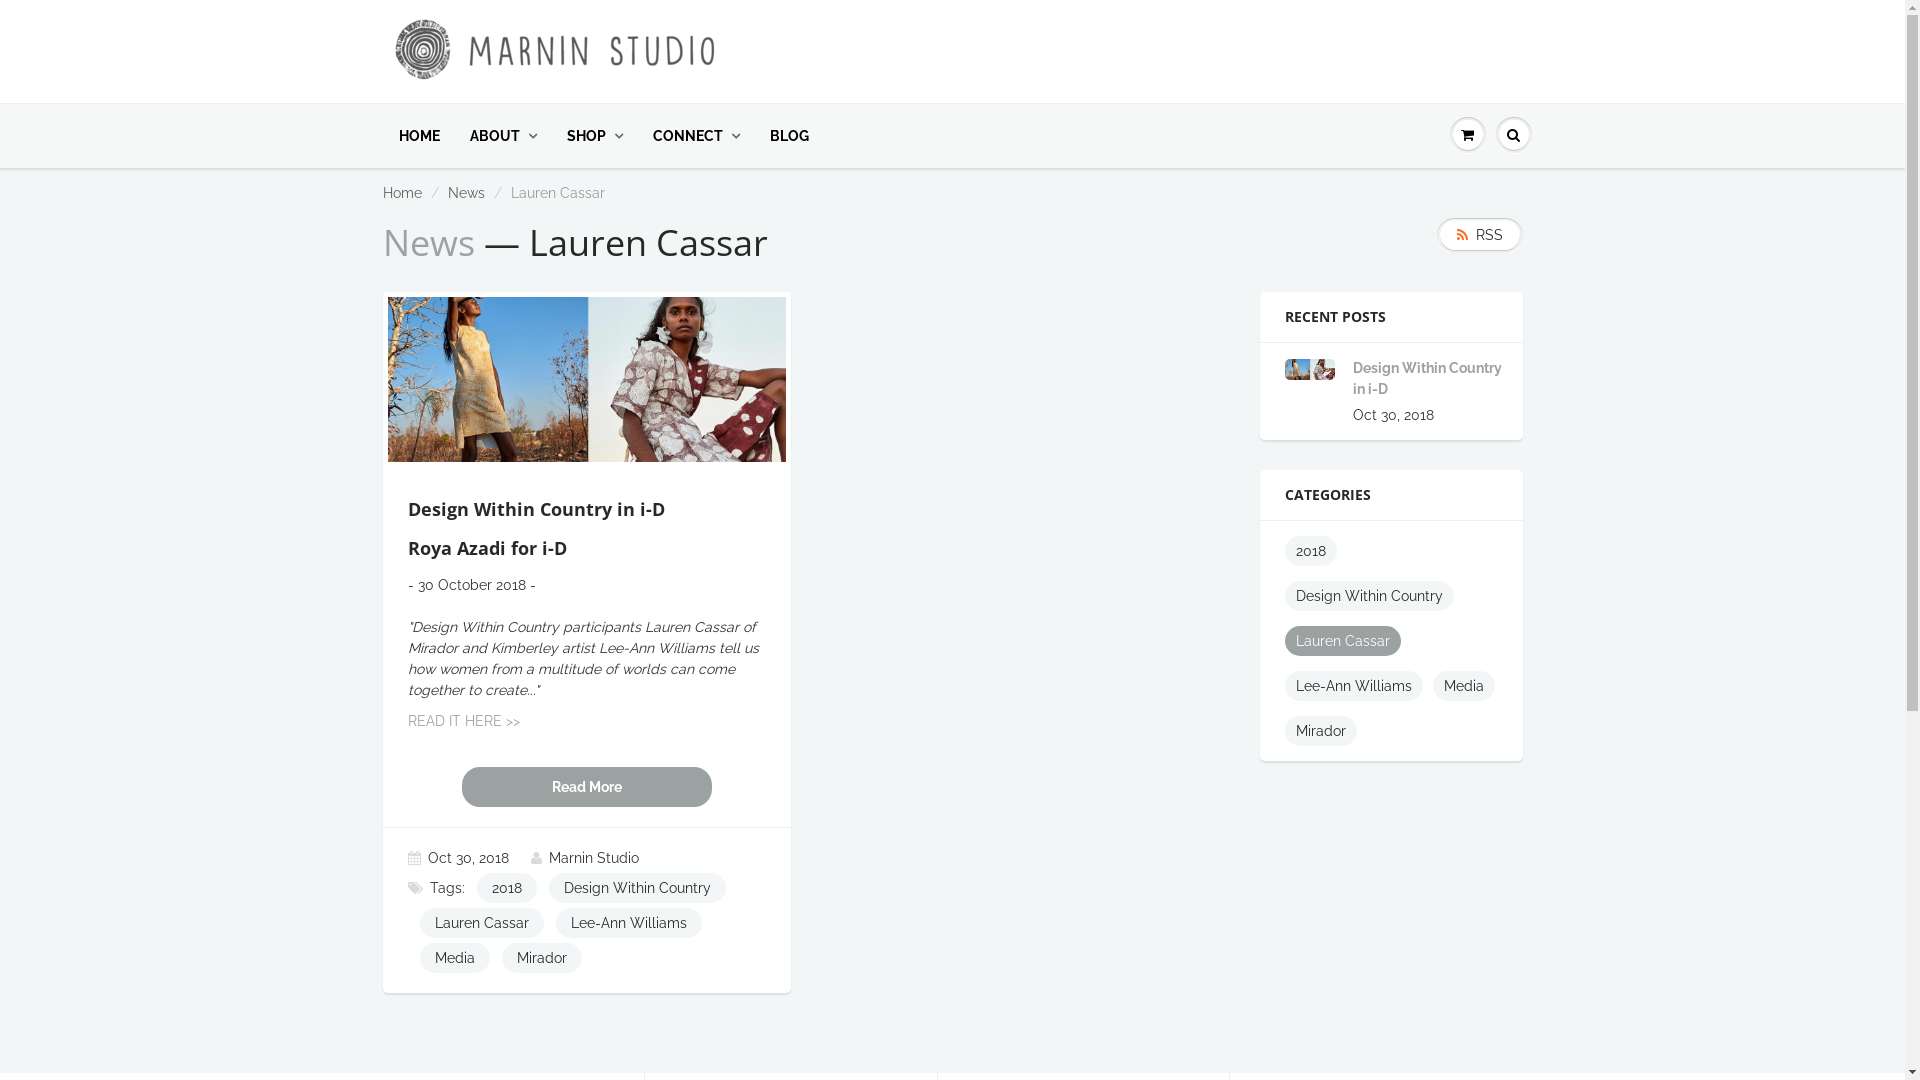 The image size is (1920, 1080). Describe the element at coordinates (1464, 685) in the screenshot. I see `'Media'` at that location.